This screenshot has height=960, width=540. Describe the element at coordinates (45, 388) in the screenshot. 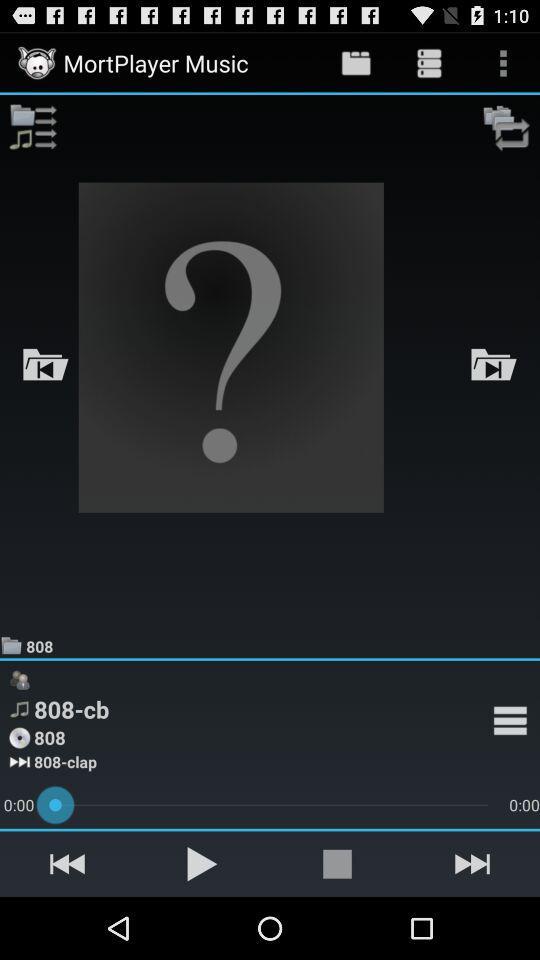

I see `the skip_previous icon` at that location.